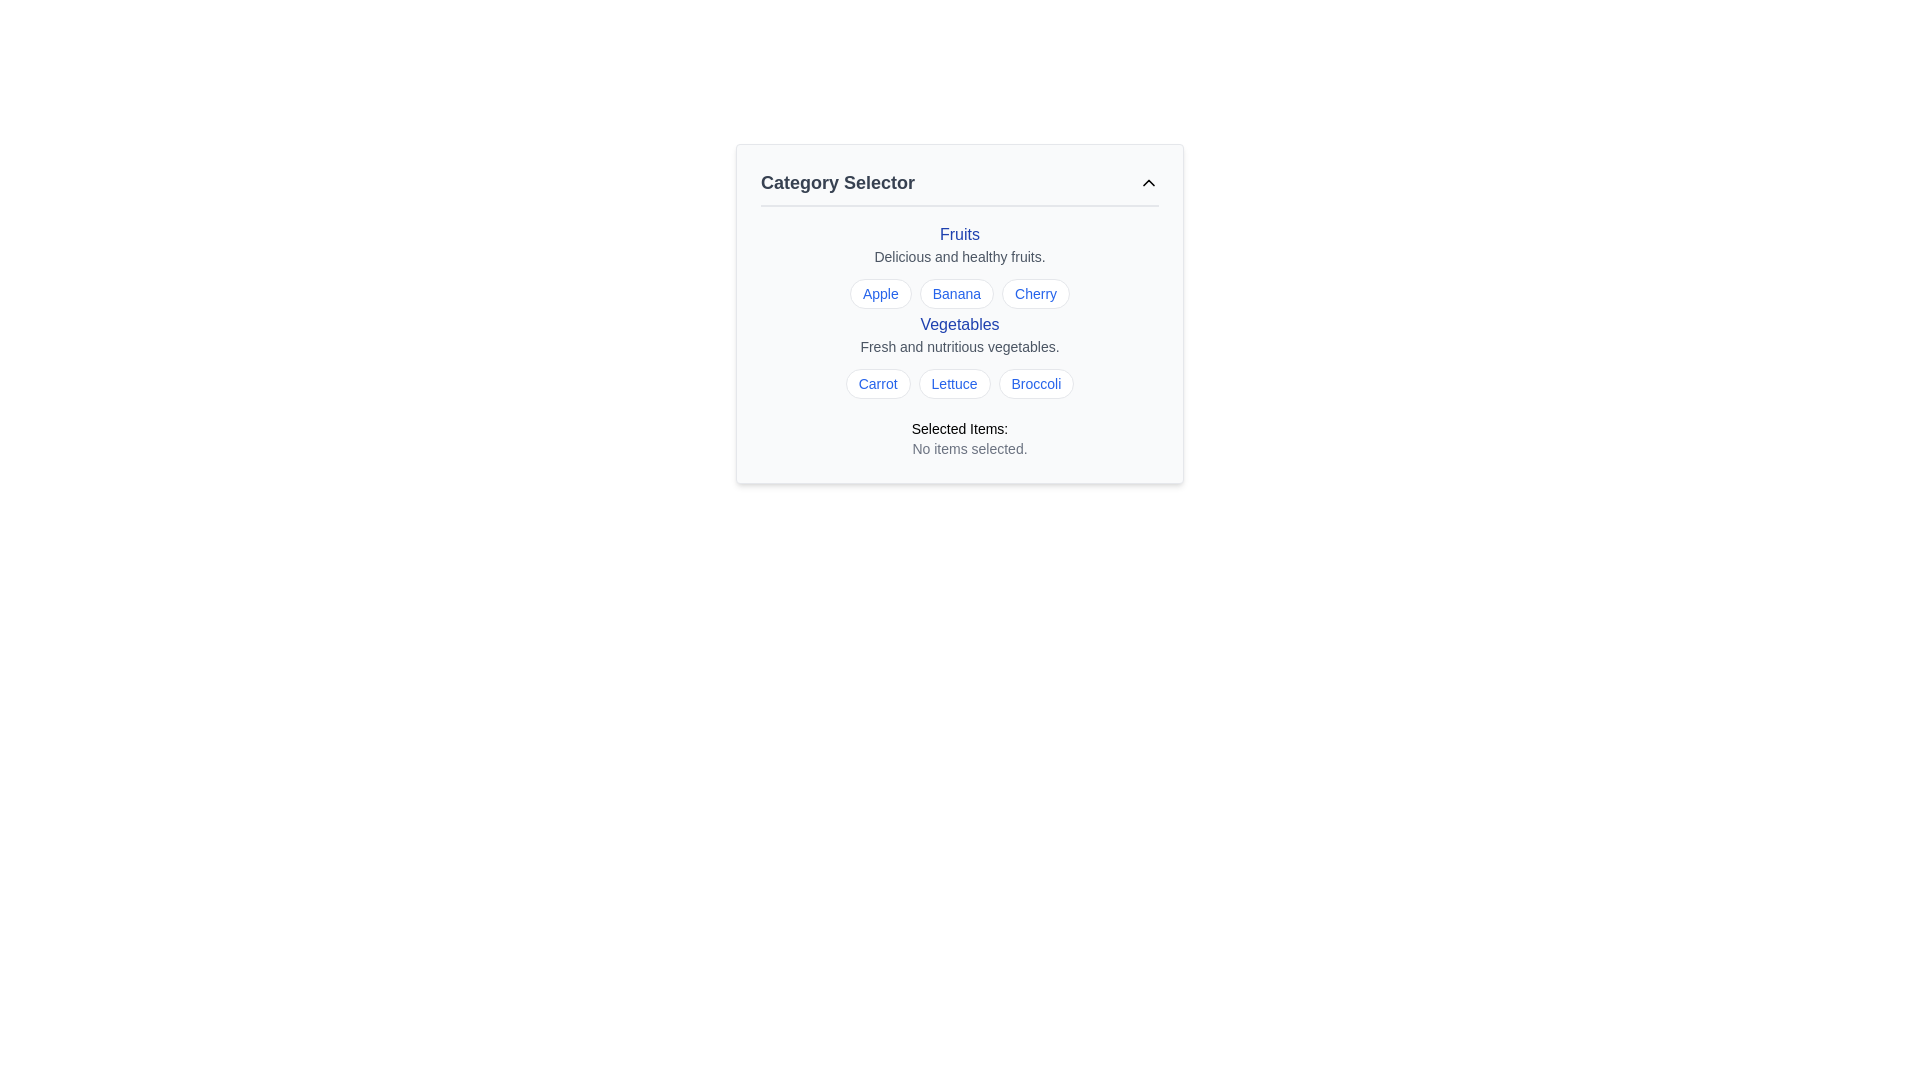  What do you see at coordinates (960, 234) in the screenshot?
I see `the bold, medium-sized blue text label displaying 'Fruits' at the header of the fruits section` at bounding box center [960, 234].